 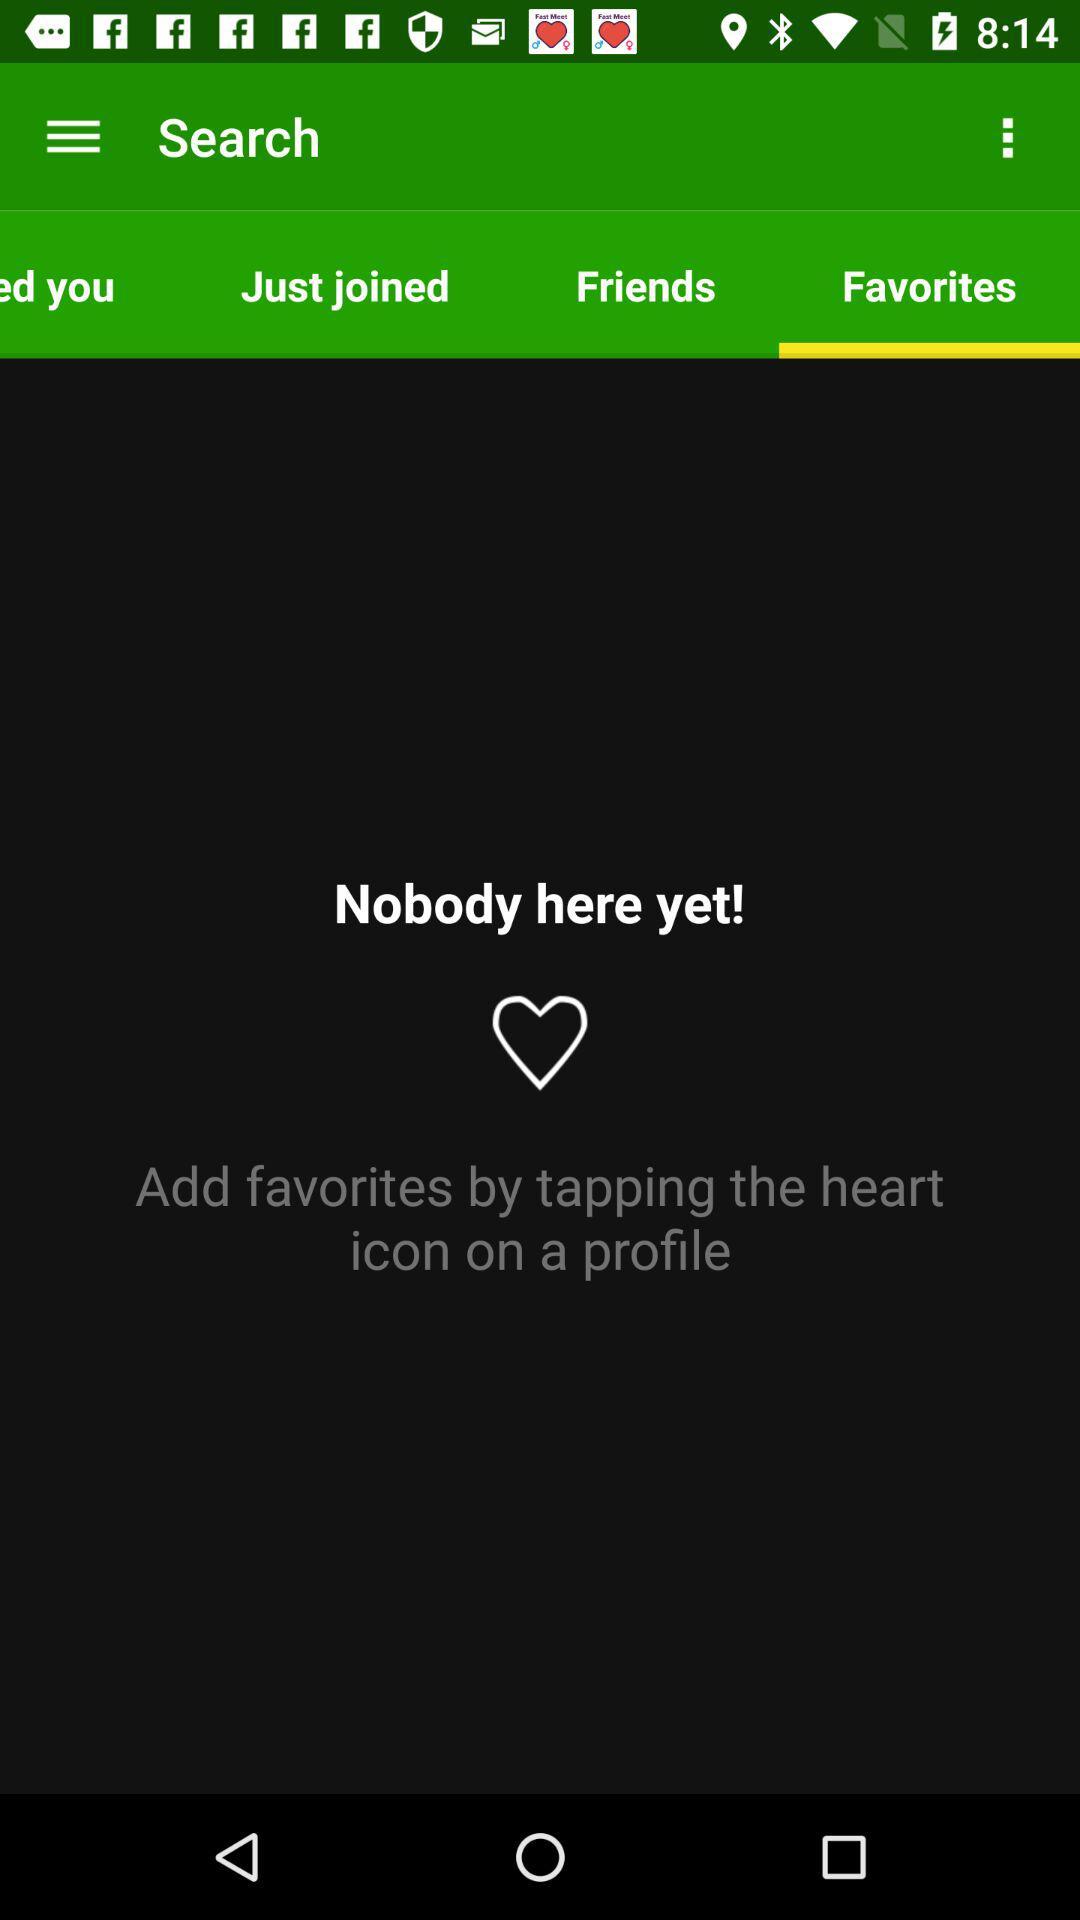 I want to click on the liked you, so click(x=87, y=283).